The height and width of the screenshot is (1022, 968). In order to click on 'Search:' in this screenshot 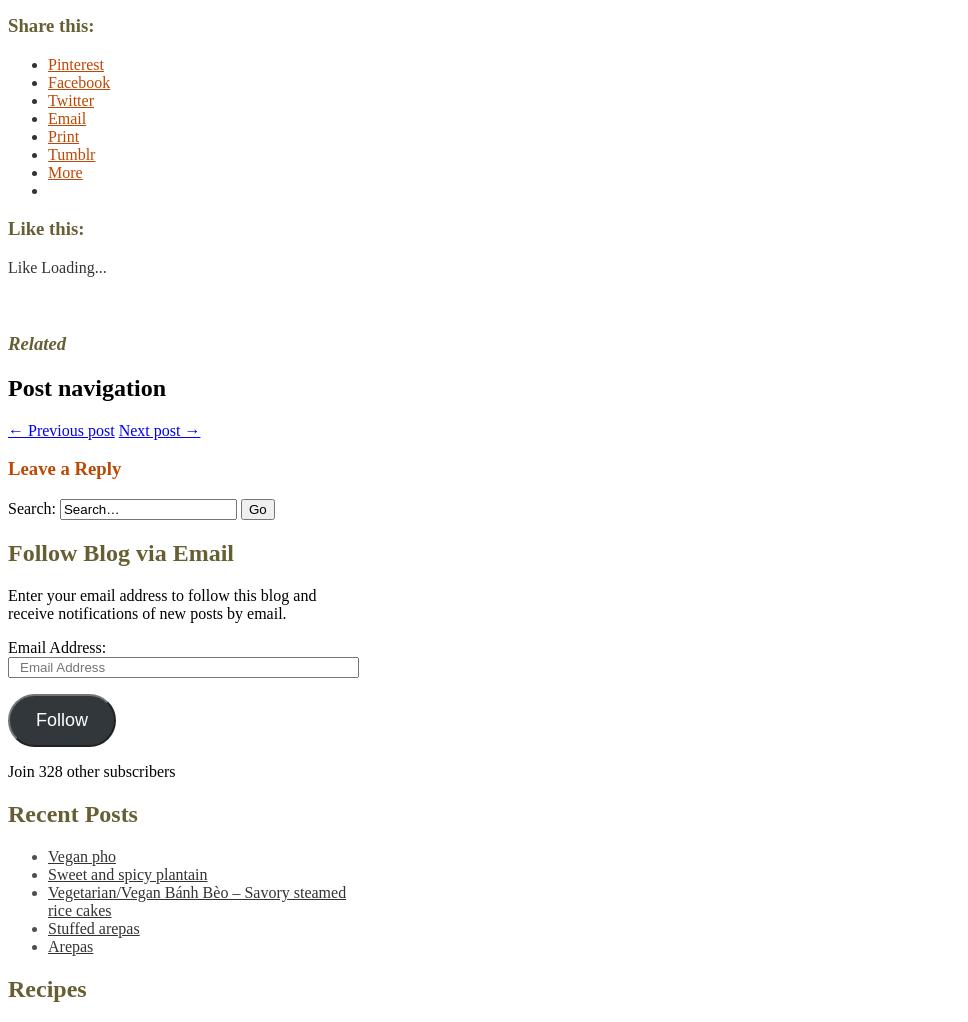, I will do `click(8, 508)`.